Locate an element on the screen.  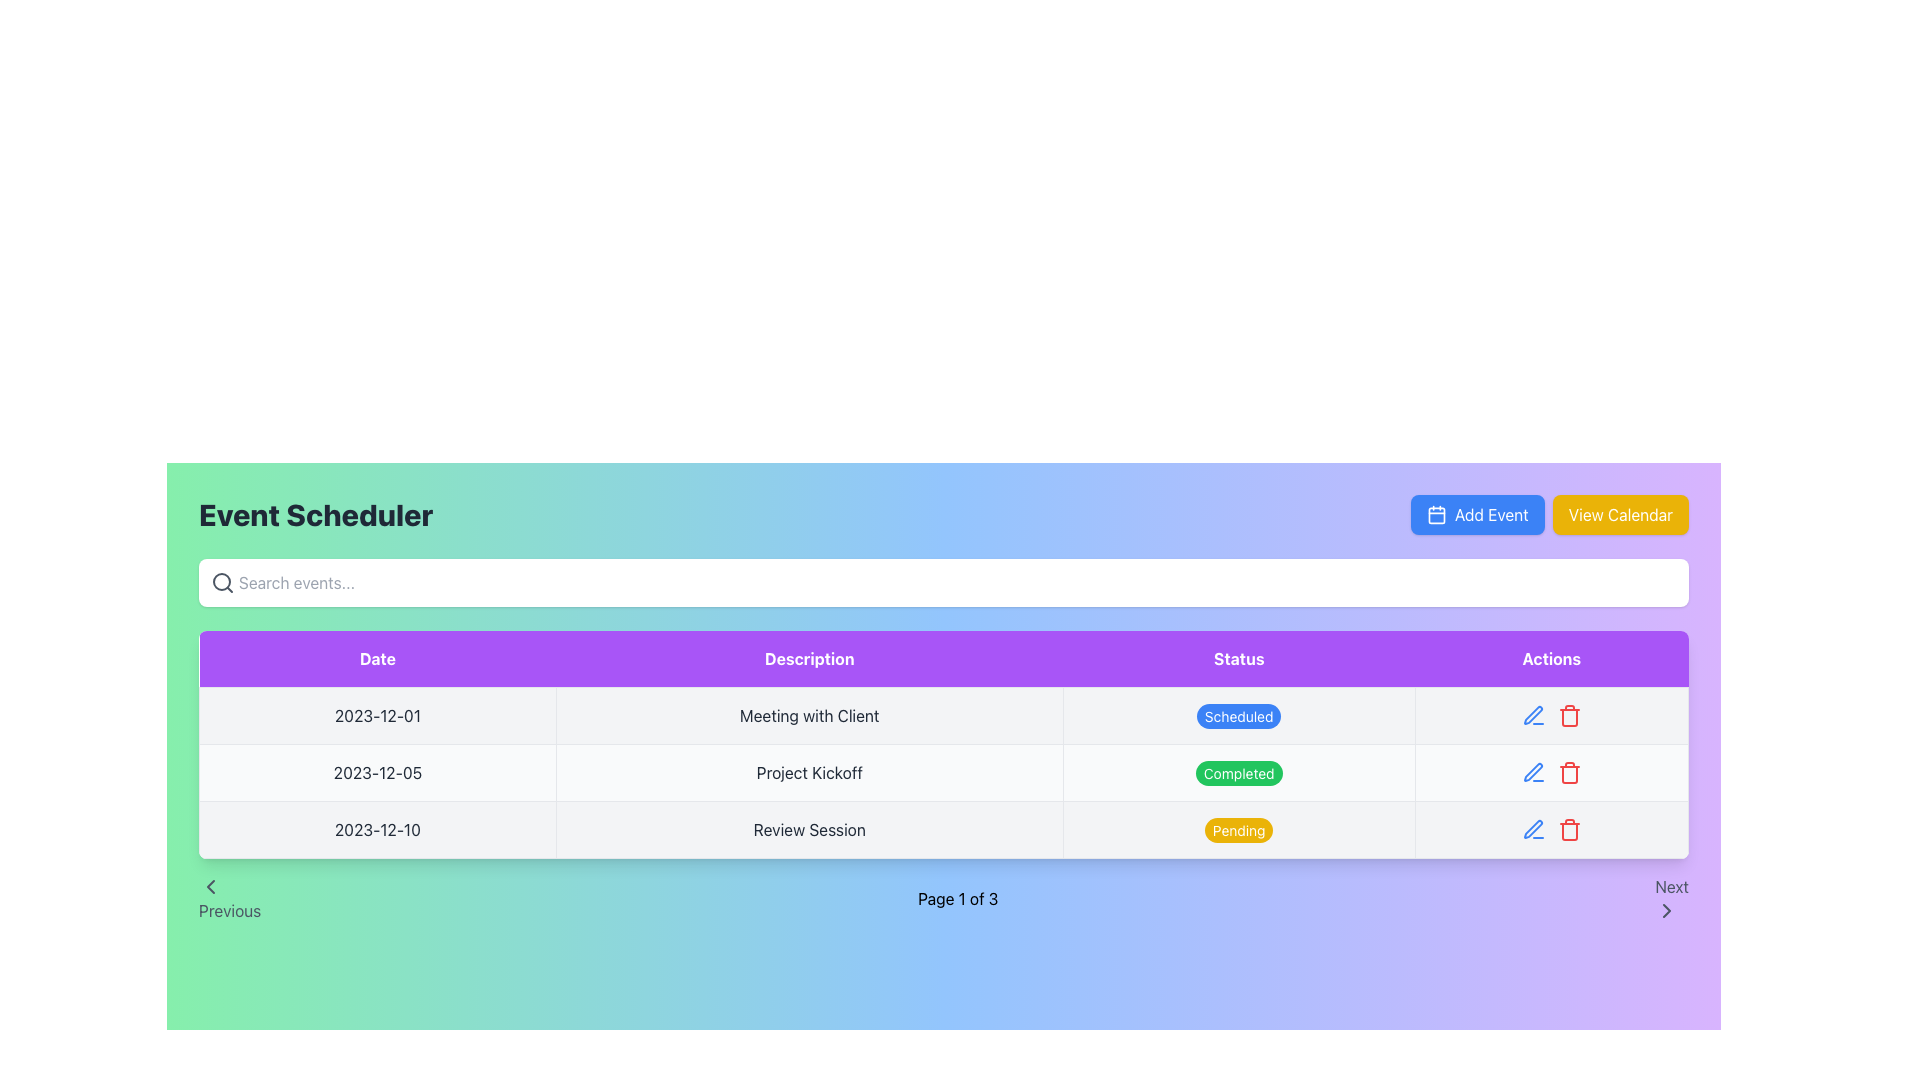
the static text field displaying 'Review Session' located in the 'Description' column of the data table for the date '2023-12-10' is located at coordinates (809, 829).